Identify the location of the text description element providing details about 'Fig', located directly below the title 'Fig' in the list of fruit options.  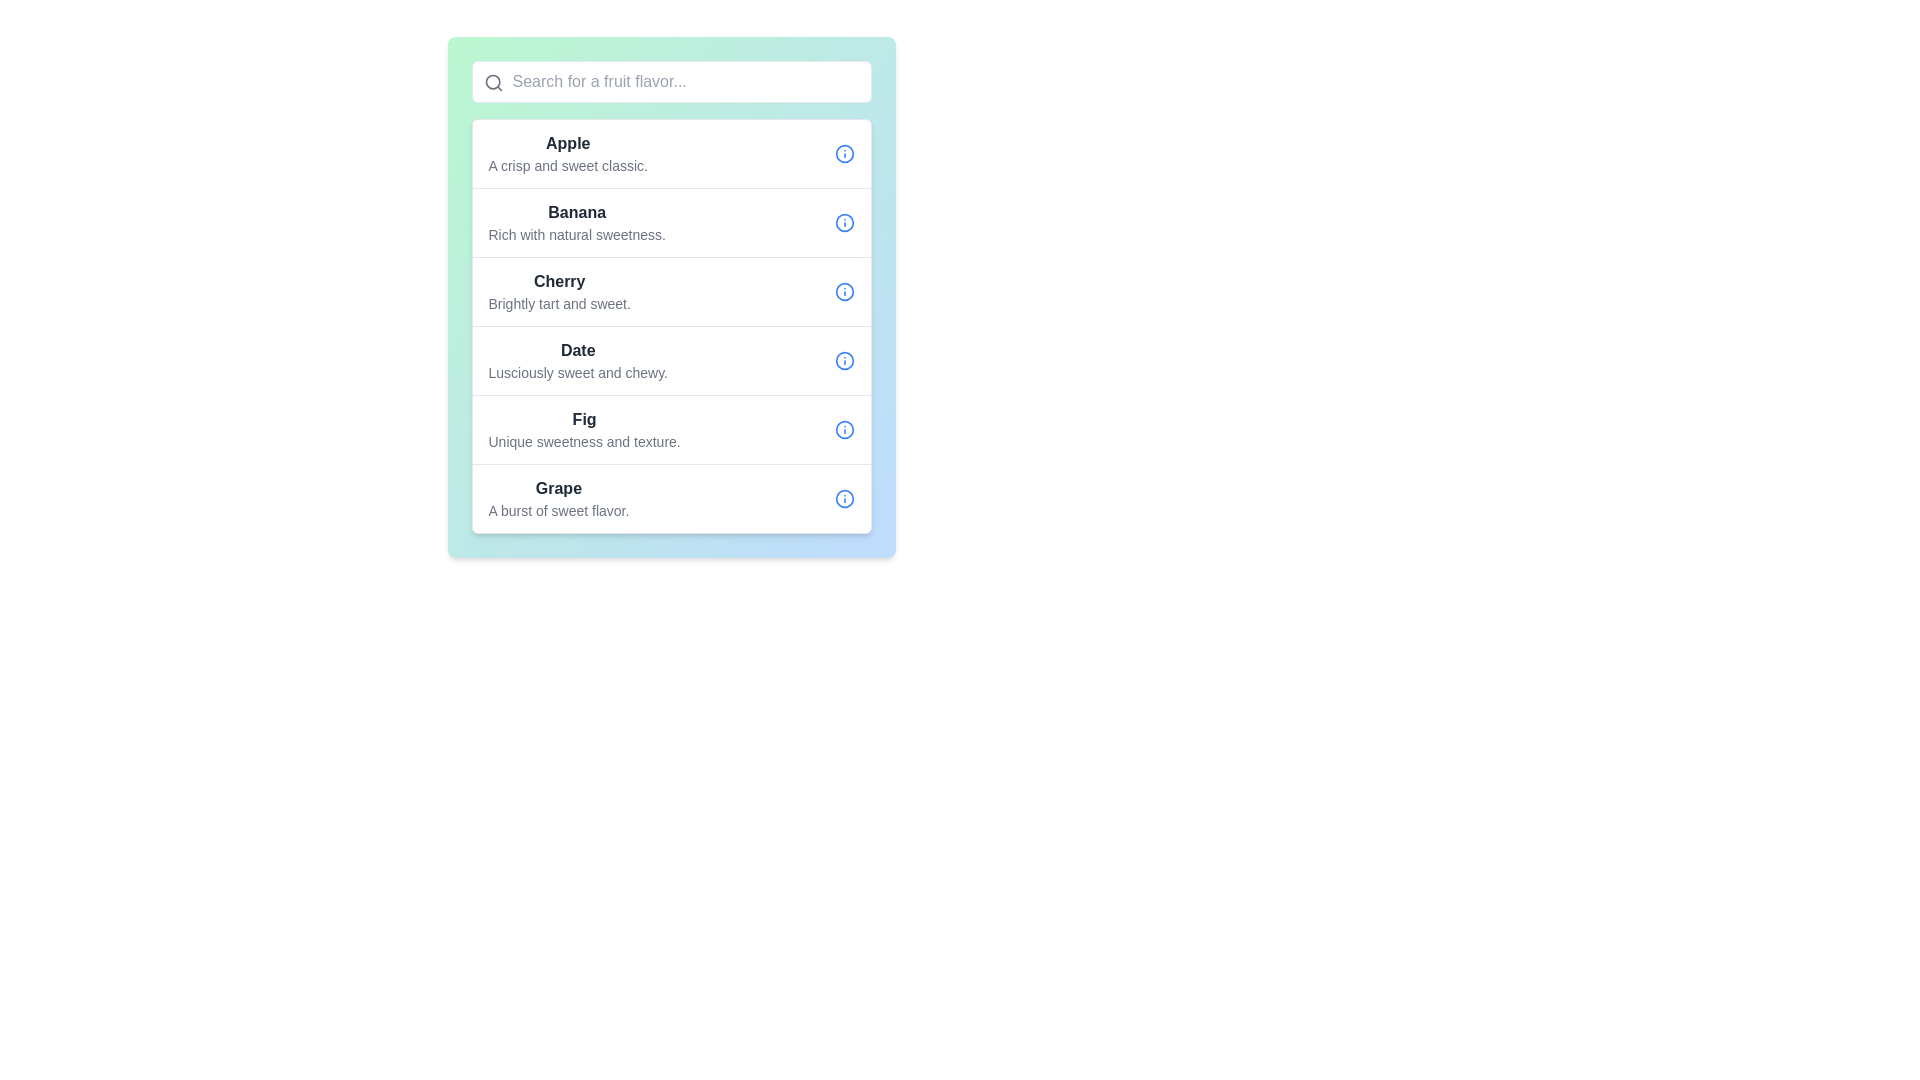
(583, 441).